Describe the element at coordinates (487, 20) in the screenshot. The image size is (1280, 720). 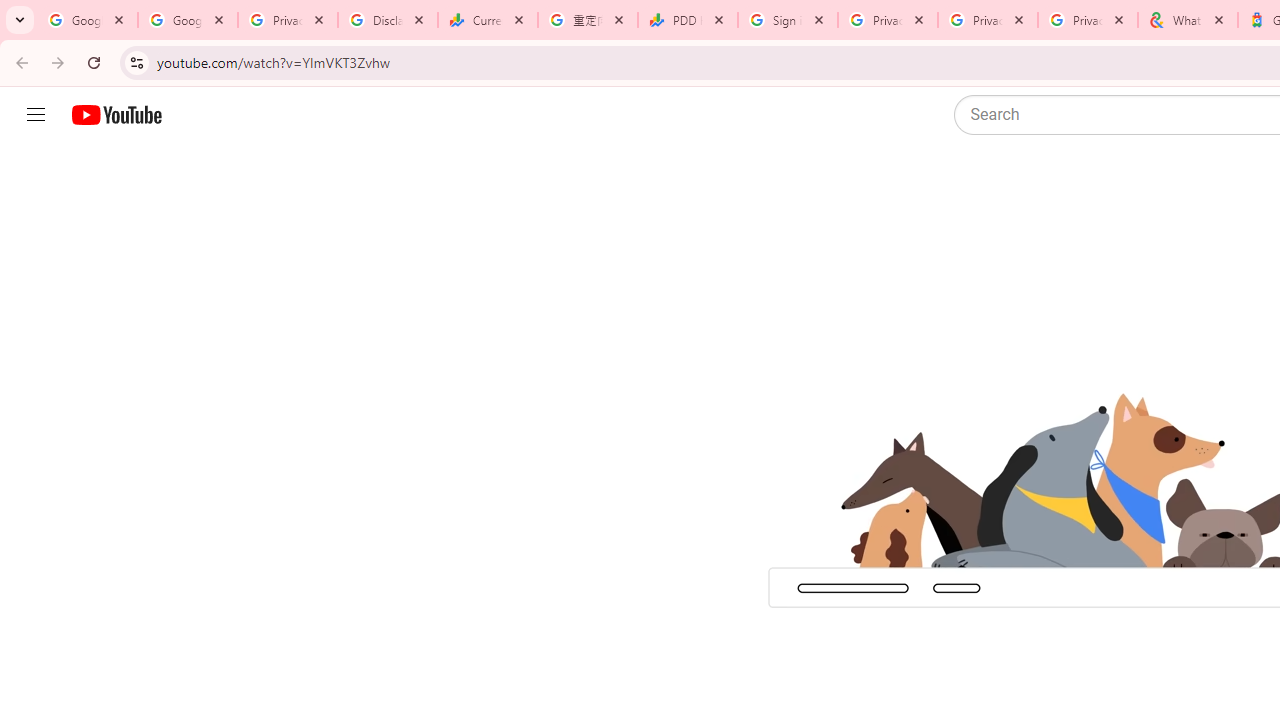
I see `'Currencies - Google Finance'` at that location.